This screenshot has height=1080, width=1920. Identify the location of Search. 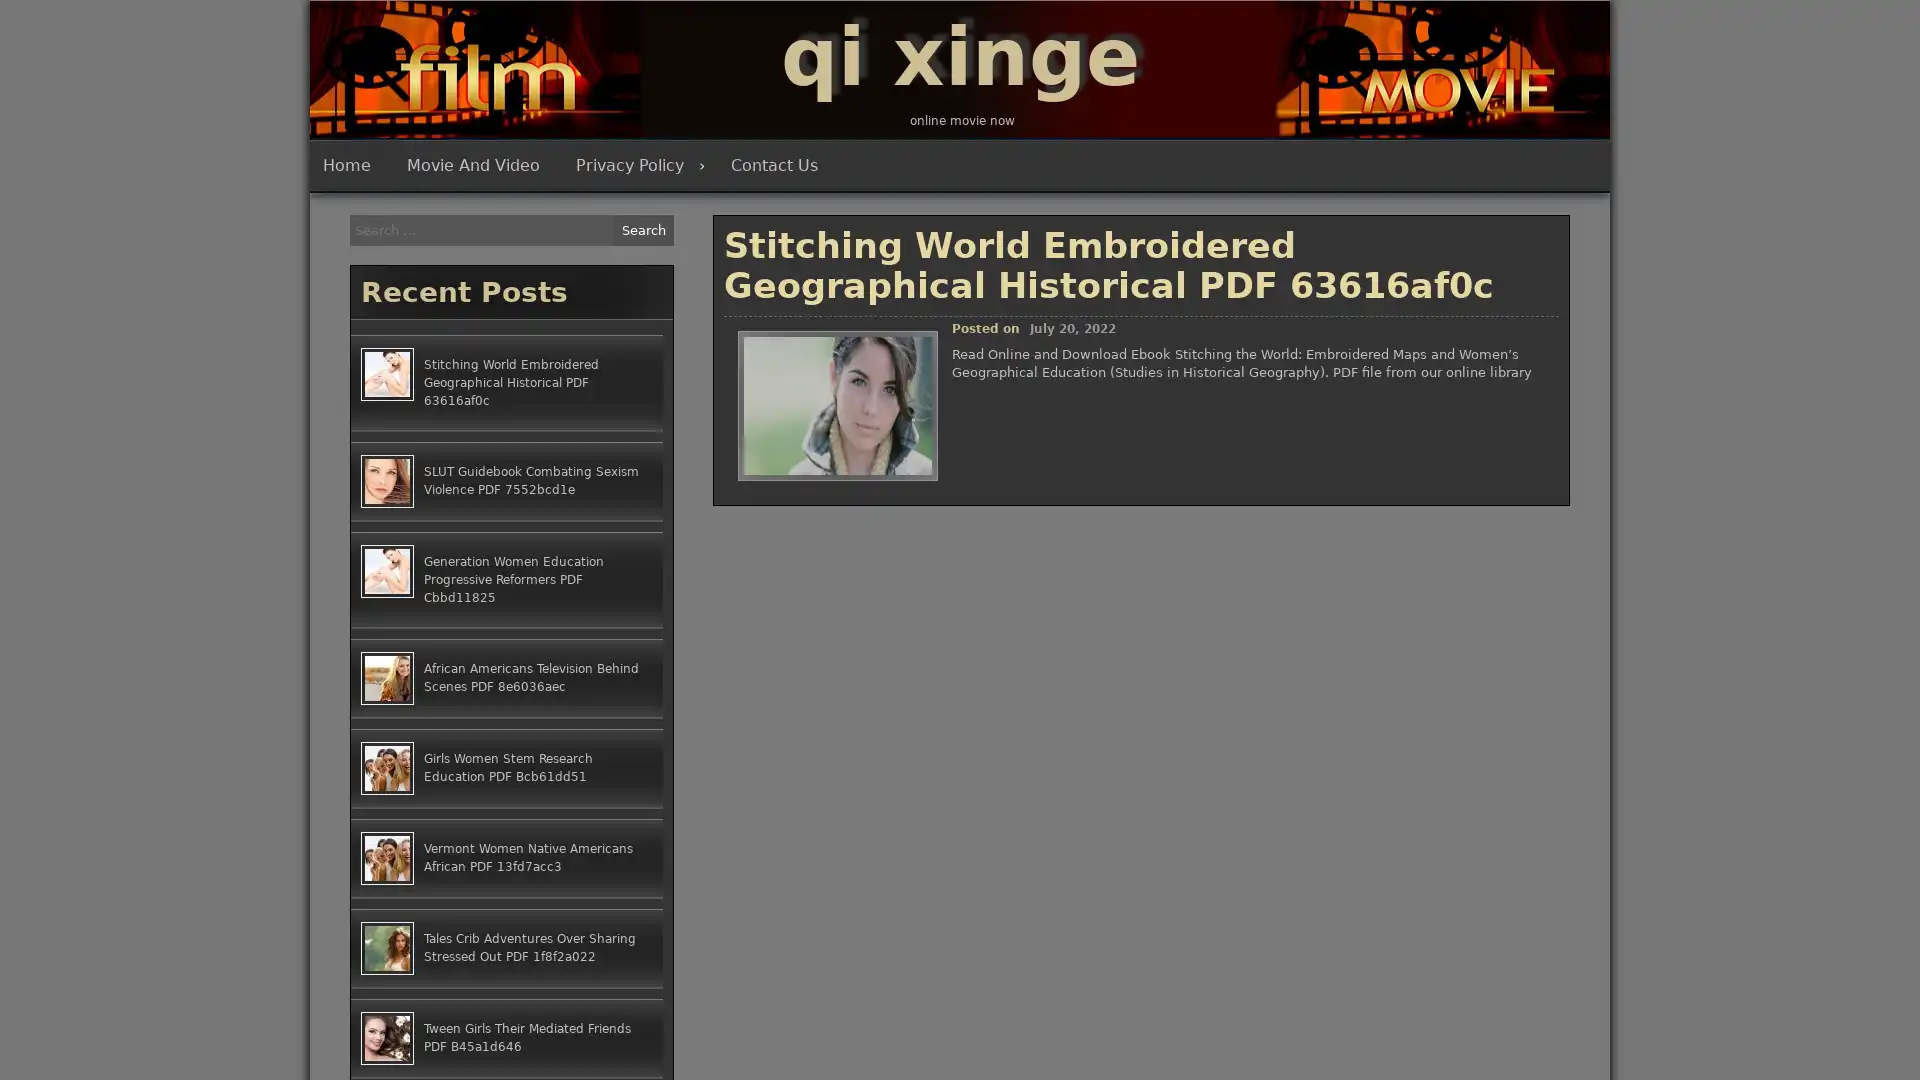
(643, 229).